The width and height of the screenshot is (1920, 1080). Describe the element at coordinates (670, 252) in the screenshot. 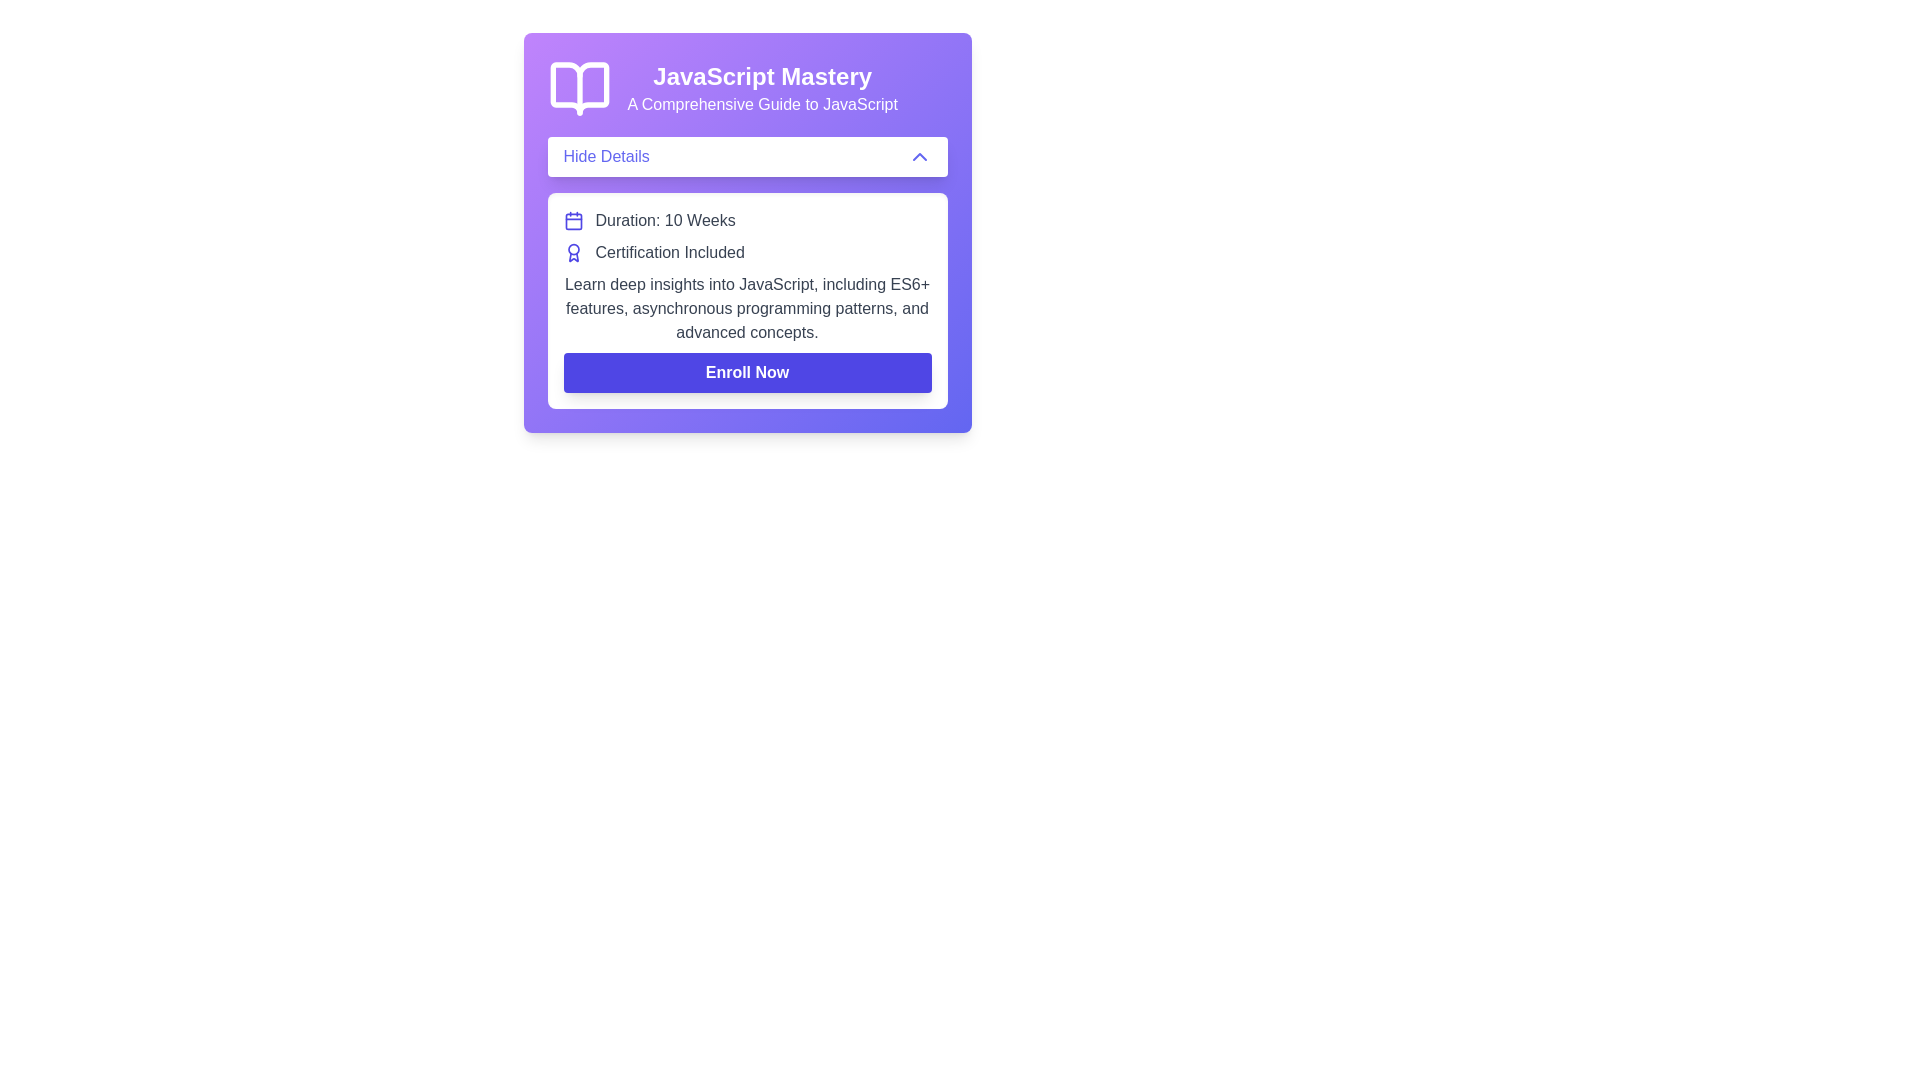

I see `the text label that says 'Certification Included', which is styled in gray text and located within the 'JavaScript Mastery' card, directly below the 'Duration: 10 Weeks' label and to the right of a certification icon` at that location.